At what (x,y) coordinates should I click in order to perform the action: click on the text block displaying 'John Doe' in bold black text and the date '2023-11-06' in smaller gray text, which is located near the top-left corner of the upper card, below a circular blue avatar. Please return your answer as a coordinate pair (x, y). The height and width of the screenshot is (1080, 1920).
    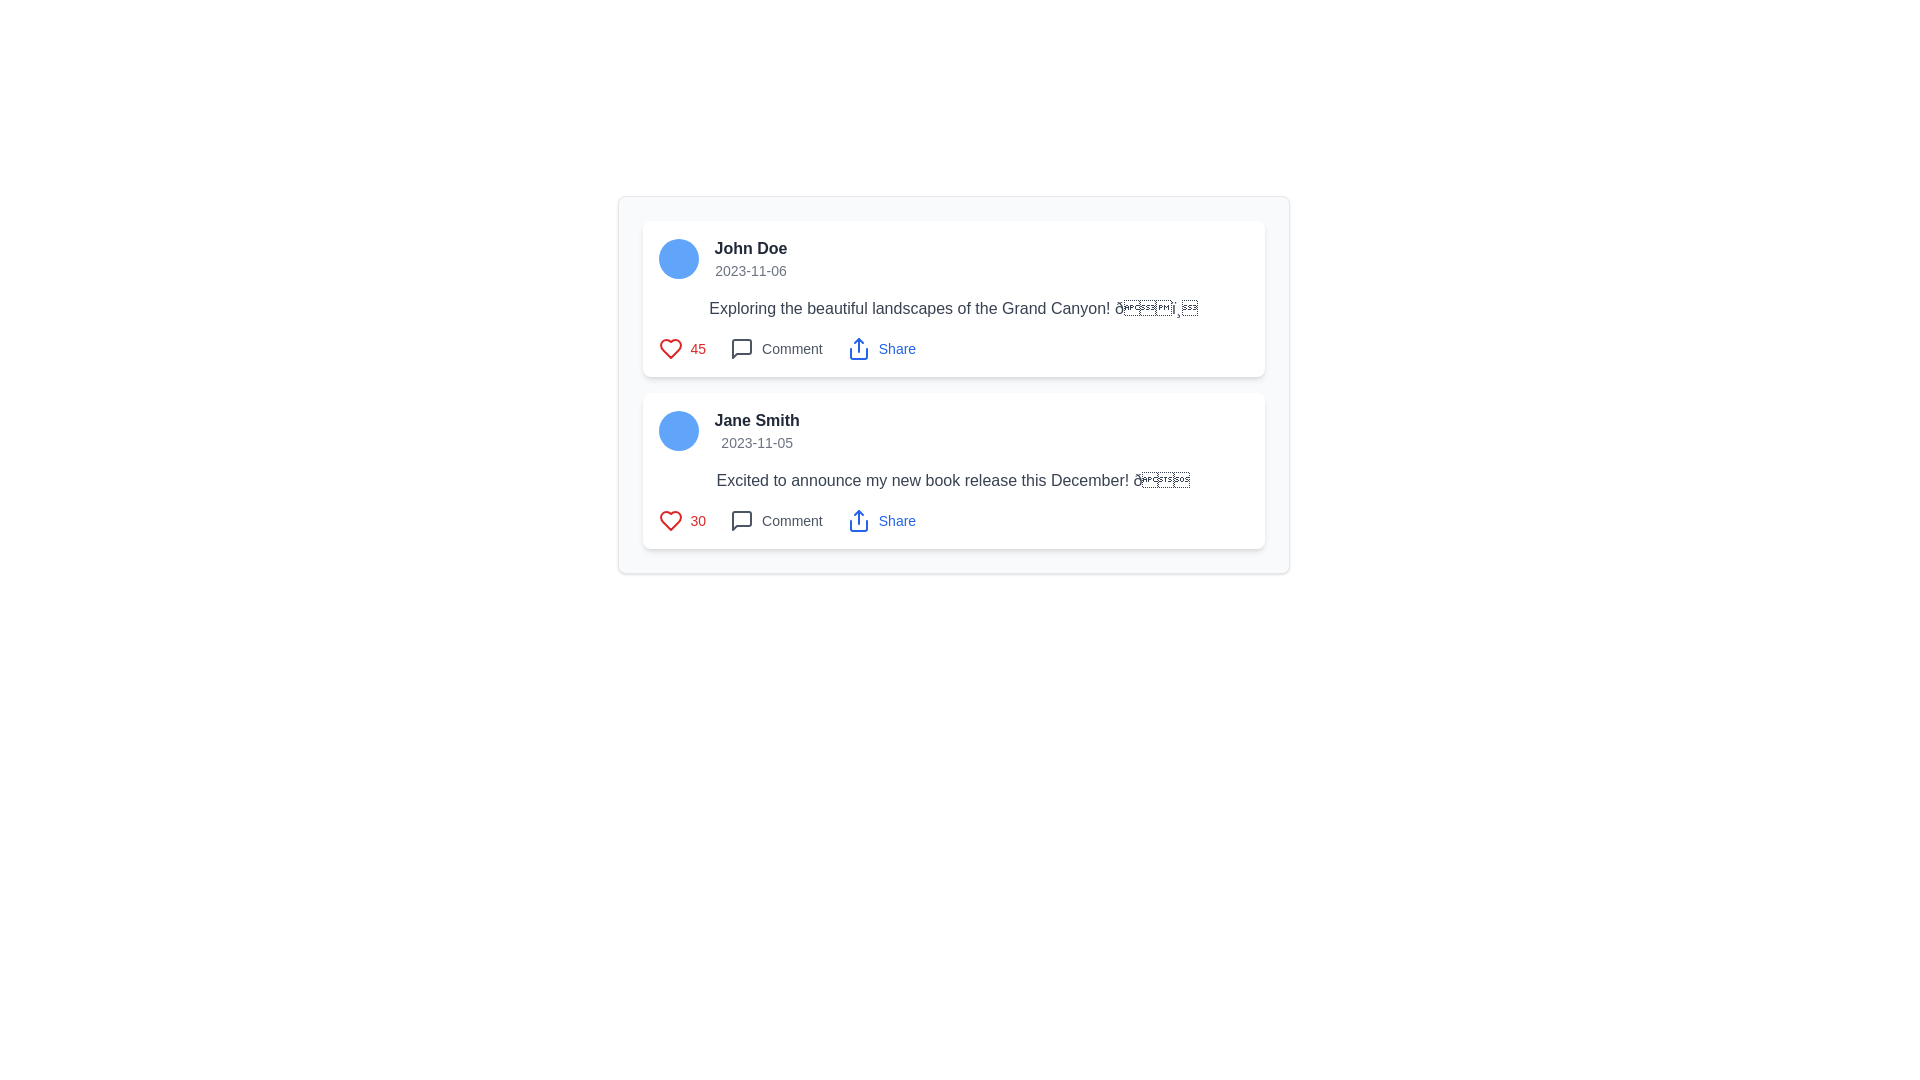
    Looking at the image, I should click on (749, 257).